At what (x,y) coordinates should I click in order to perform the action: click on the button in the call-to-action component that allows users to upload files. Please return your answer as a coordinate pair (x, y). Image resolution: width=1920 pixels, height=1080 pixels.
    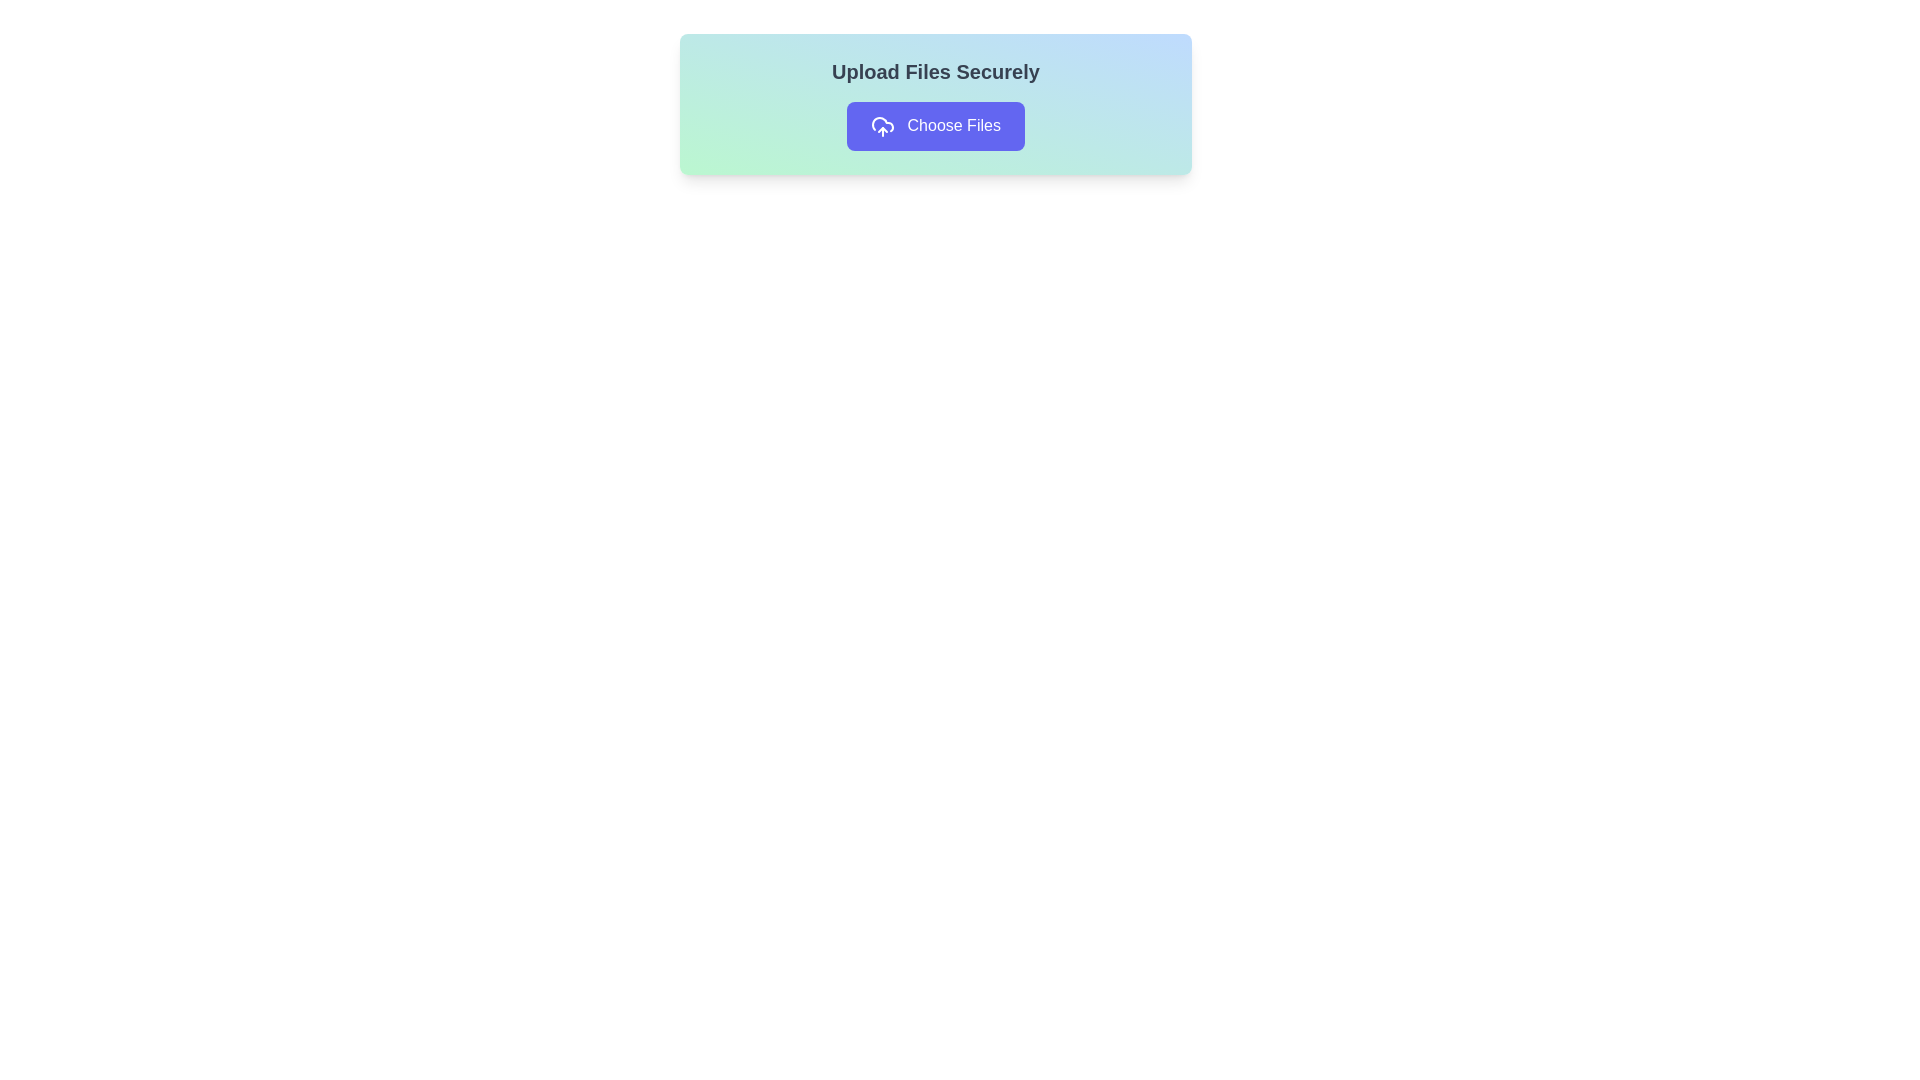
    Looking at the image, I should click on (935, 104).